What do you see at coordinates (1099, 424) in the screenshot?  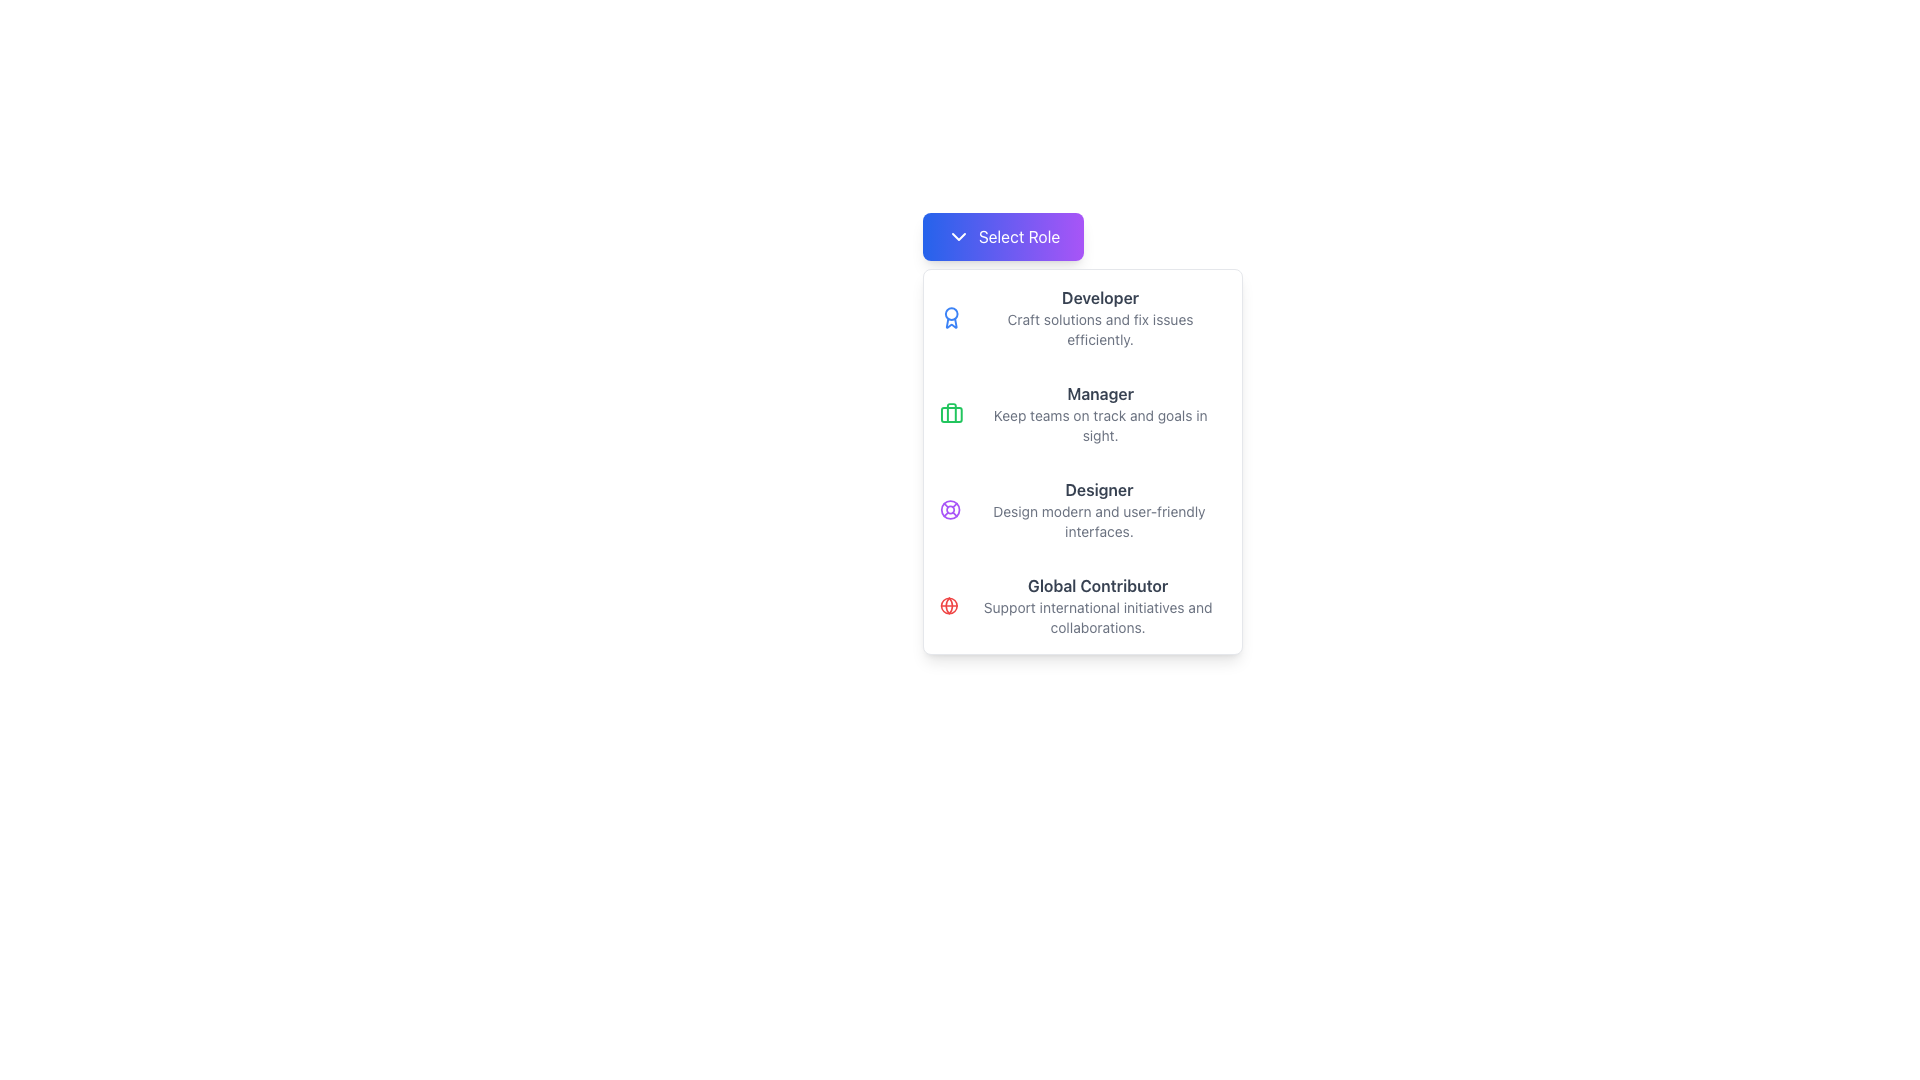 I see `the static text displaying 'Keep teams on track and goals in sight.' which is the second line under the 'Manager' label in the role selection list` at bounding box center [1099, 424].